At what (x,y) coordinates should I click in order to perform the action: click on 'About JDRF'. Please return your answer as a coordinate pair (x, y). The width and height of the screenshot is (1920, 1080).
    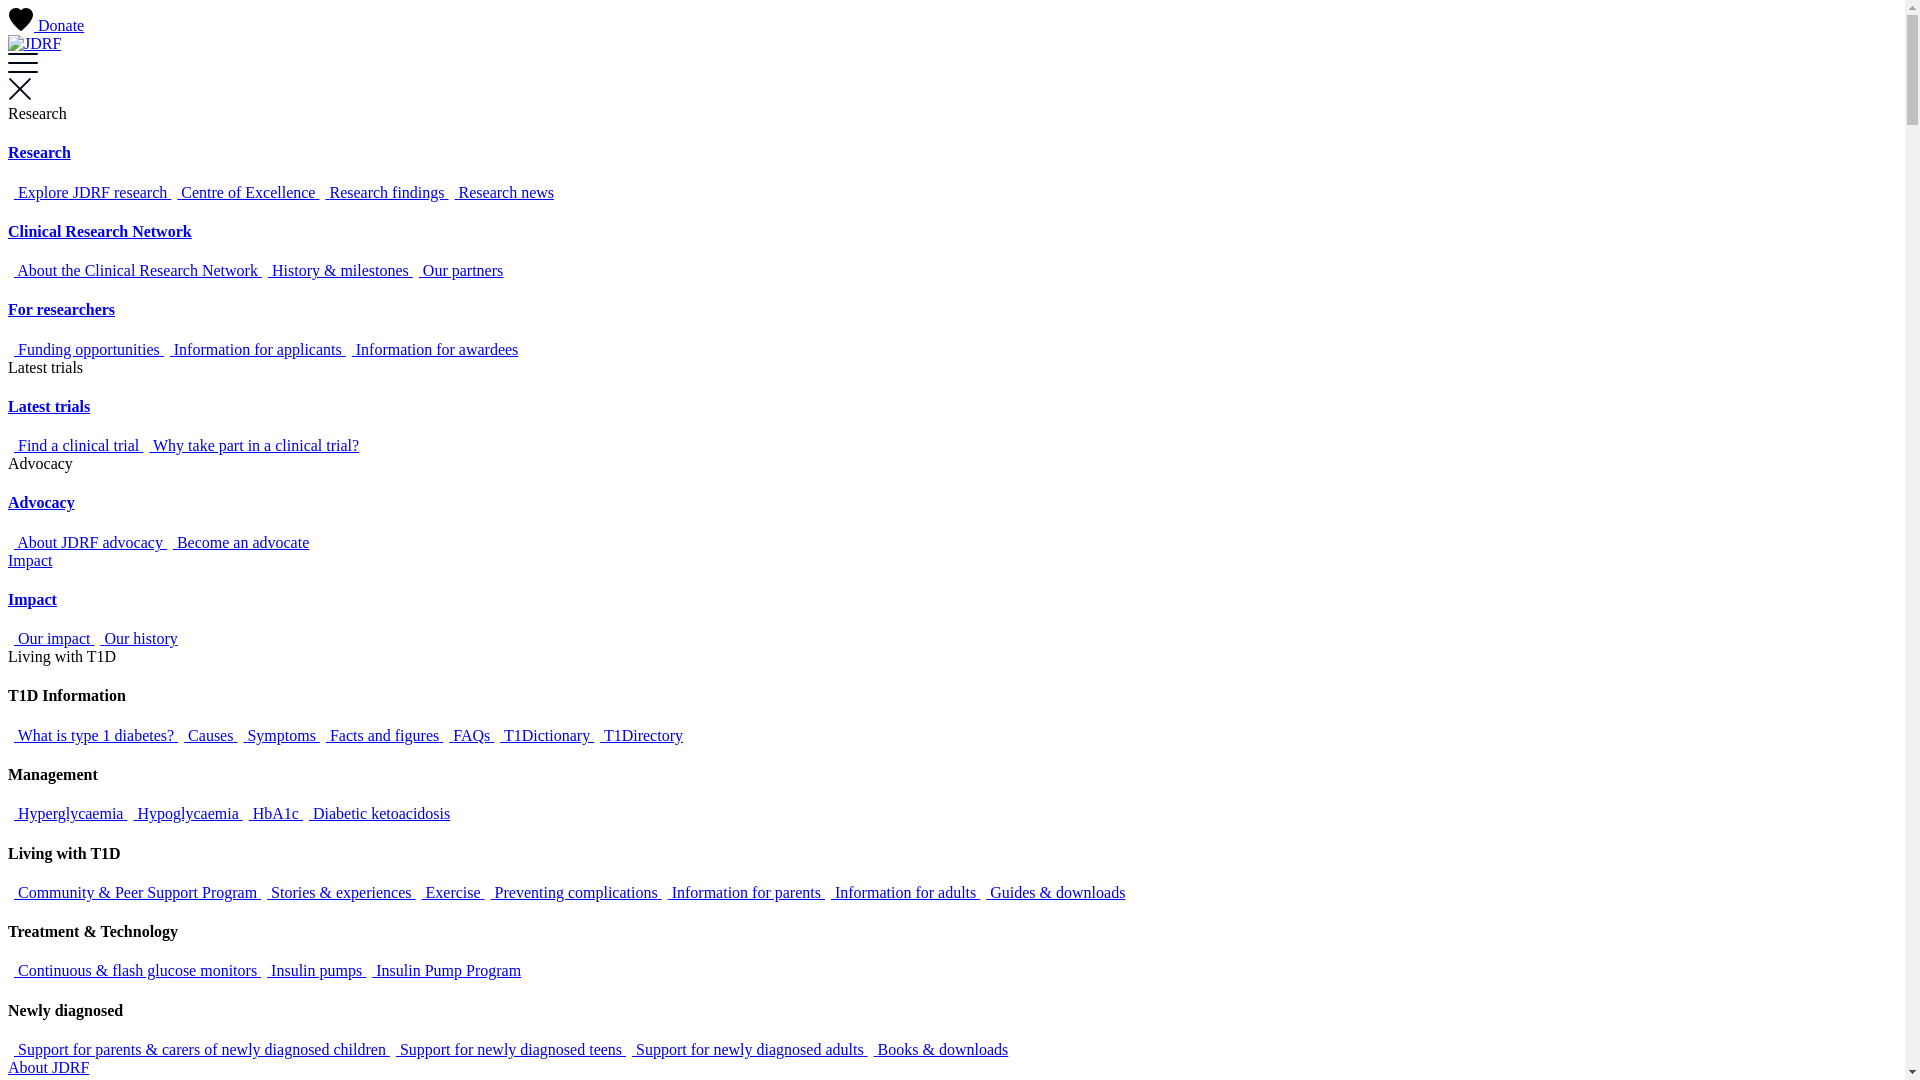
    Looking at the image, I should click on (48, 1066).